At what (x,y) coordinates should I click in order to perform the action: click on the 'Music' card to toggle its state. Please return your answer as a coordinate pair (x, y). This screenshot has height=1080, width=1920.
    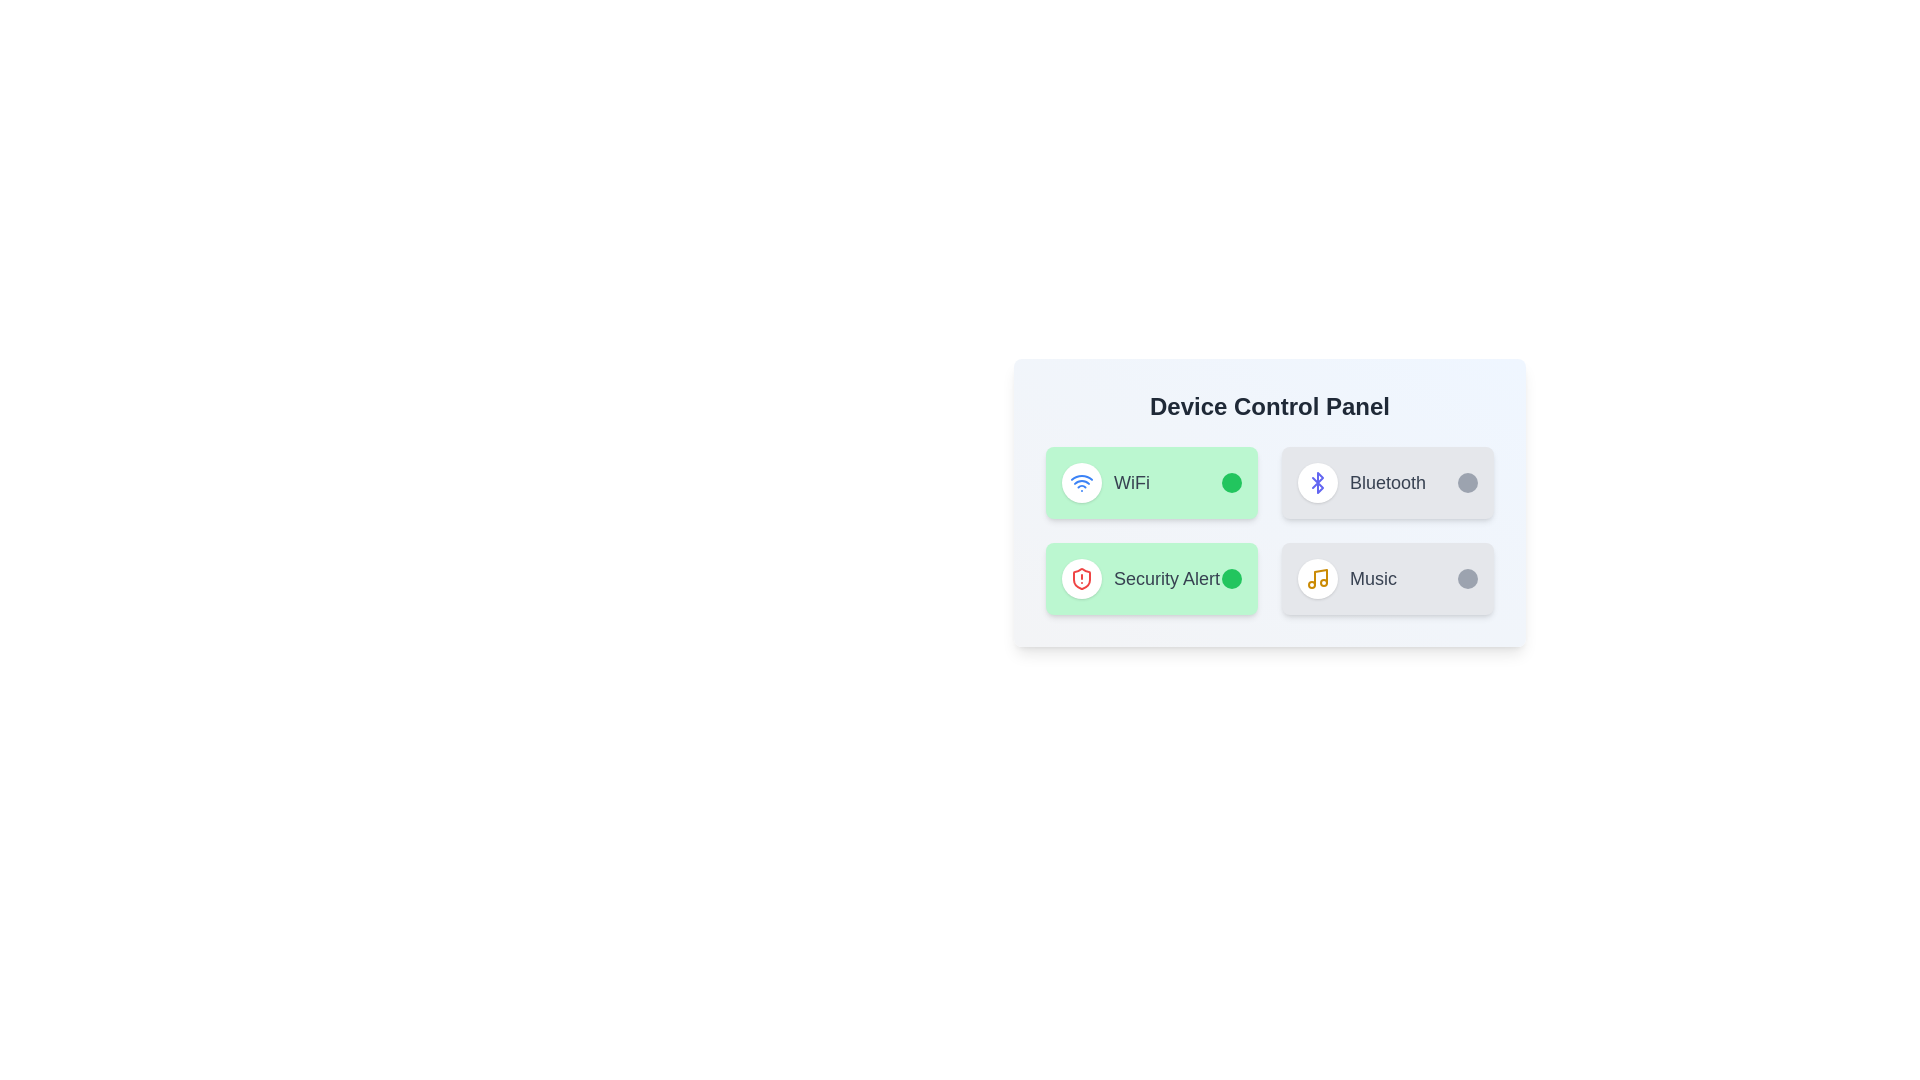
    Looking at the image, I should click on (1386, 578).